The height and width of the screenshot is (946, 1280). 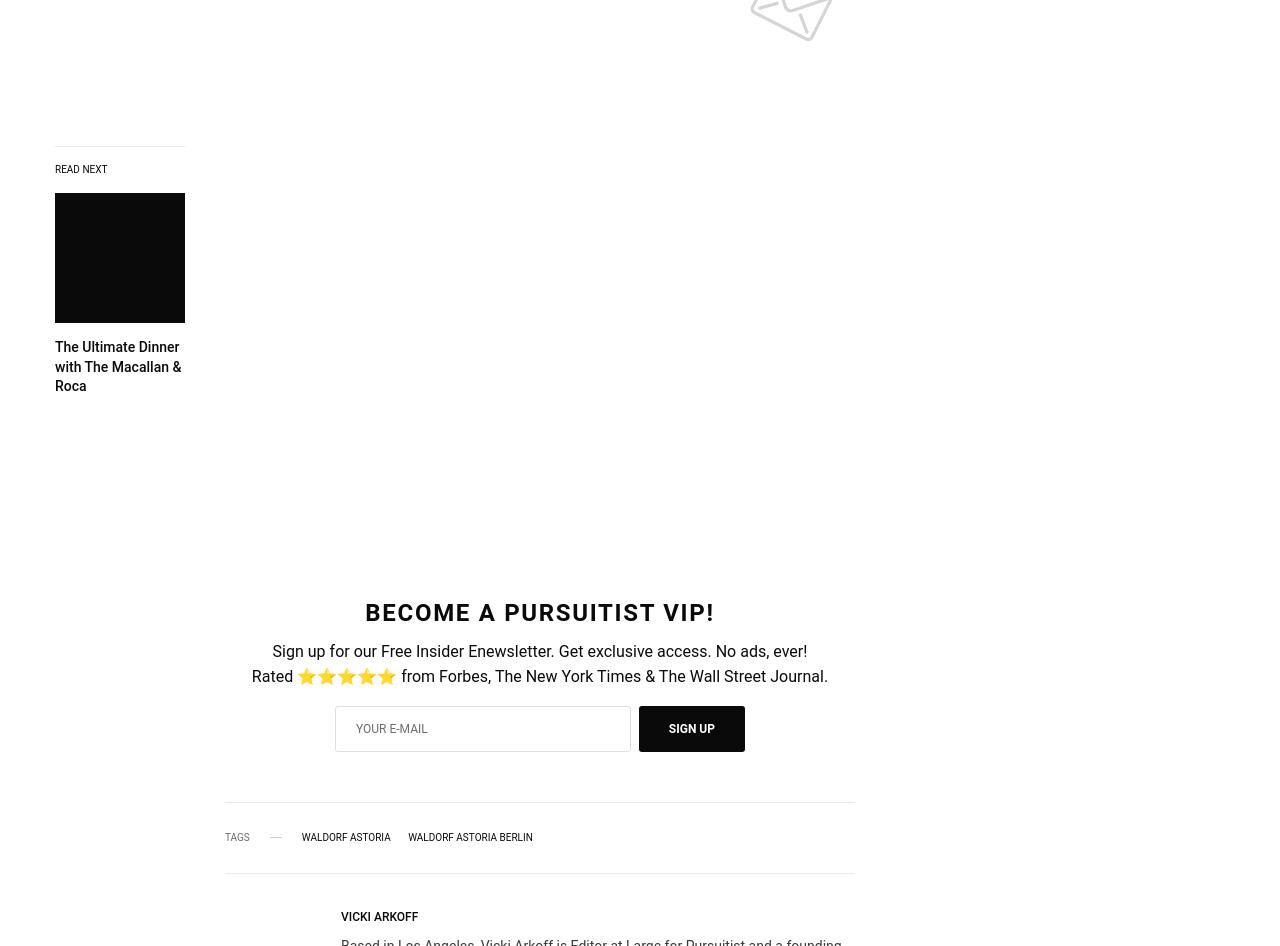 I want to click on 'BECOME A PURSUITIST VIP!', so click(x=539, y=612).